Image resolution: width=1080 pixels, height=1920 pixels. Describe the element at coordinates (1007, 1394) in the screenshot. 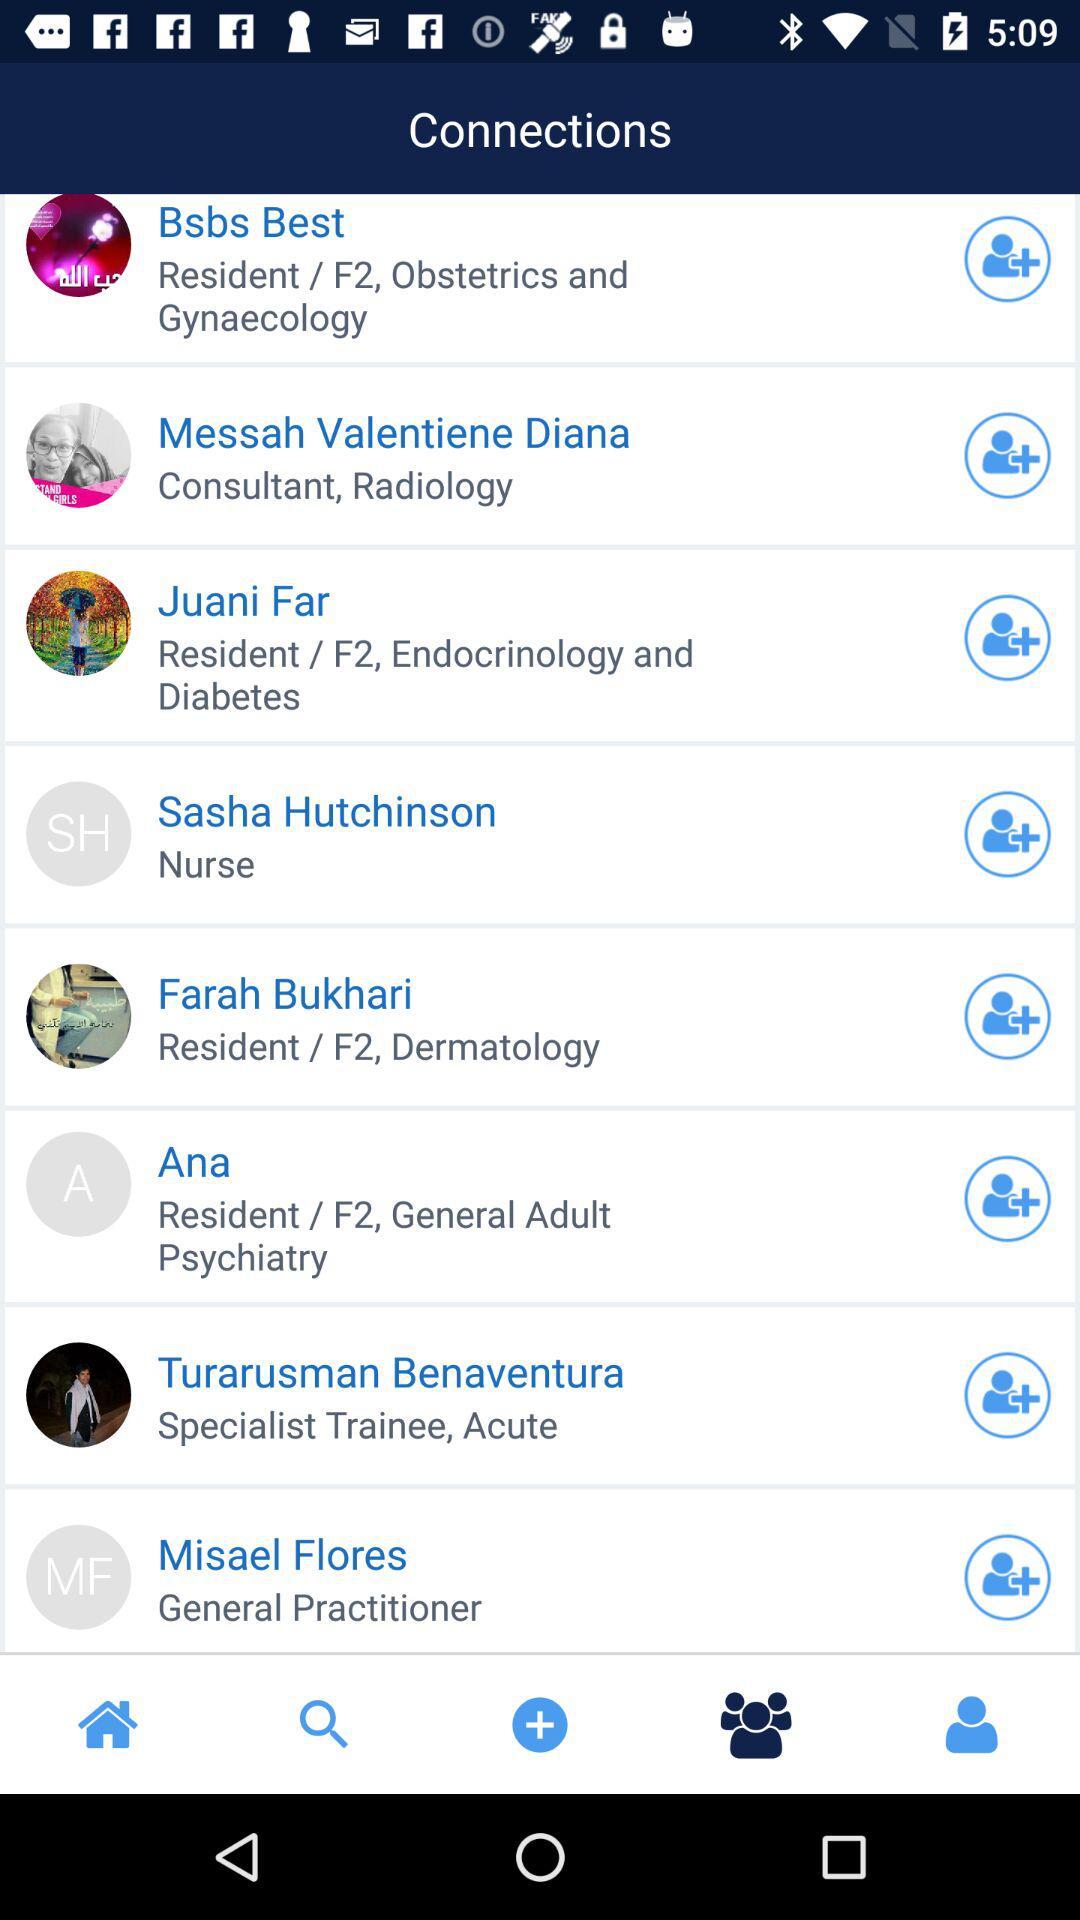

I see `person` at that location.